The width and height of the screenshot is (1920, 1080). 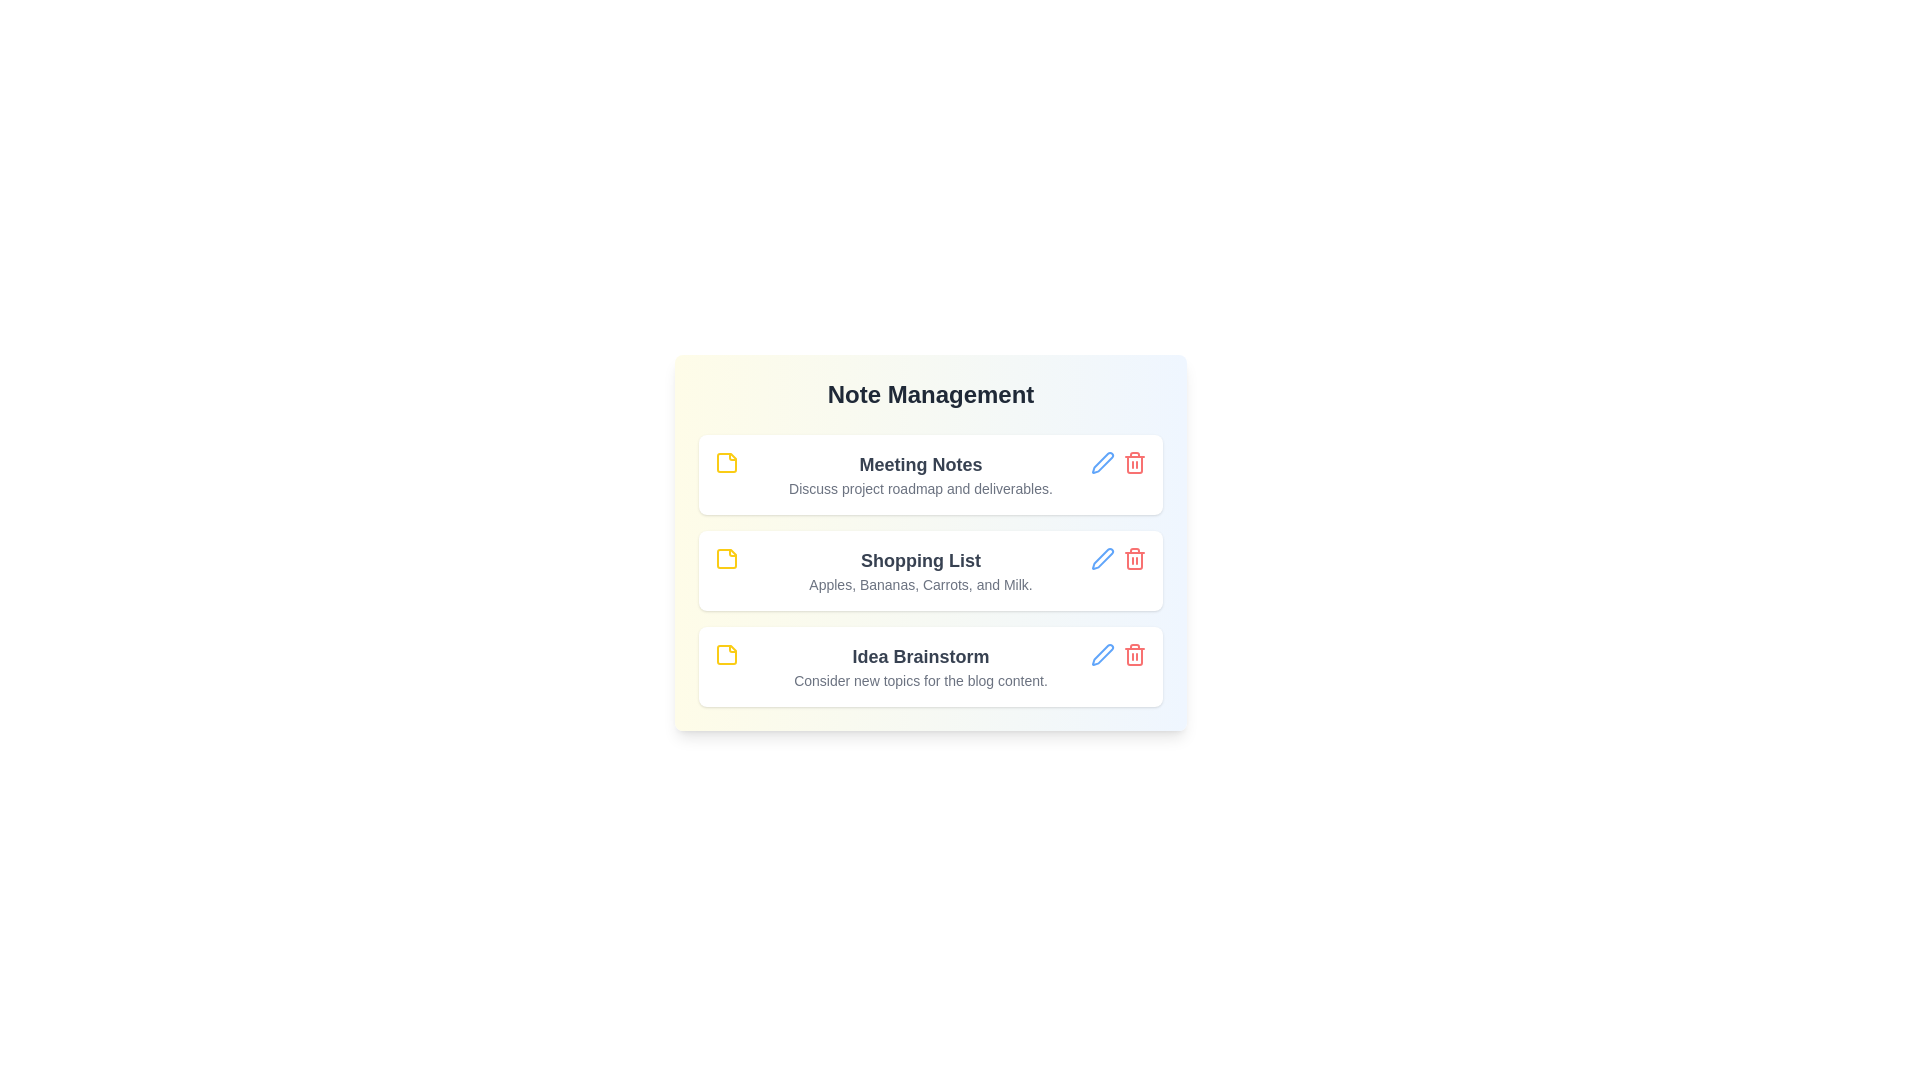 I want to click on the note titled 'Meeting Notes' to view its details, so click(x=920, y=465).